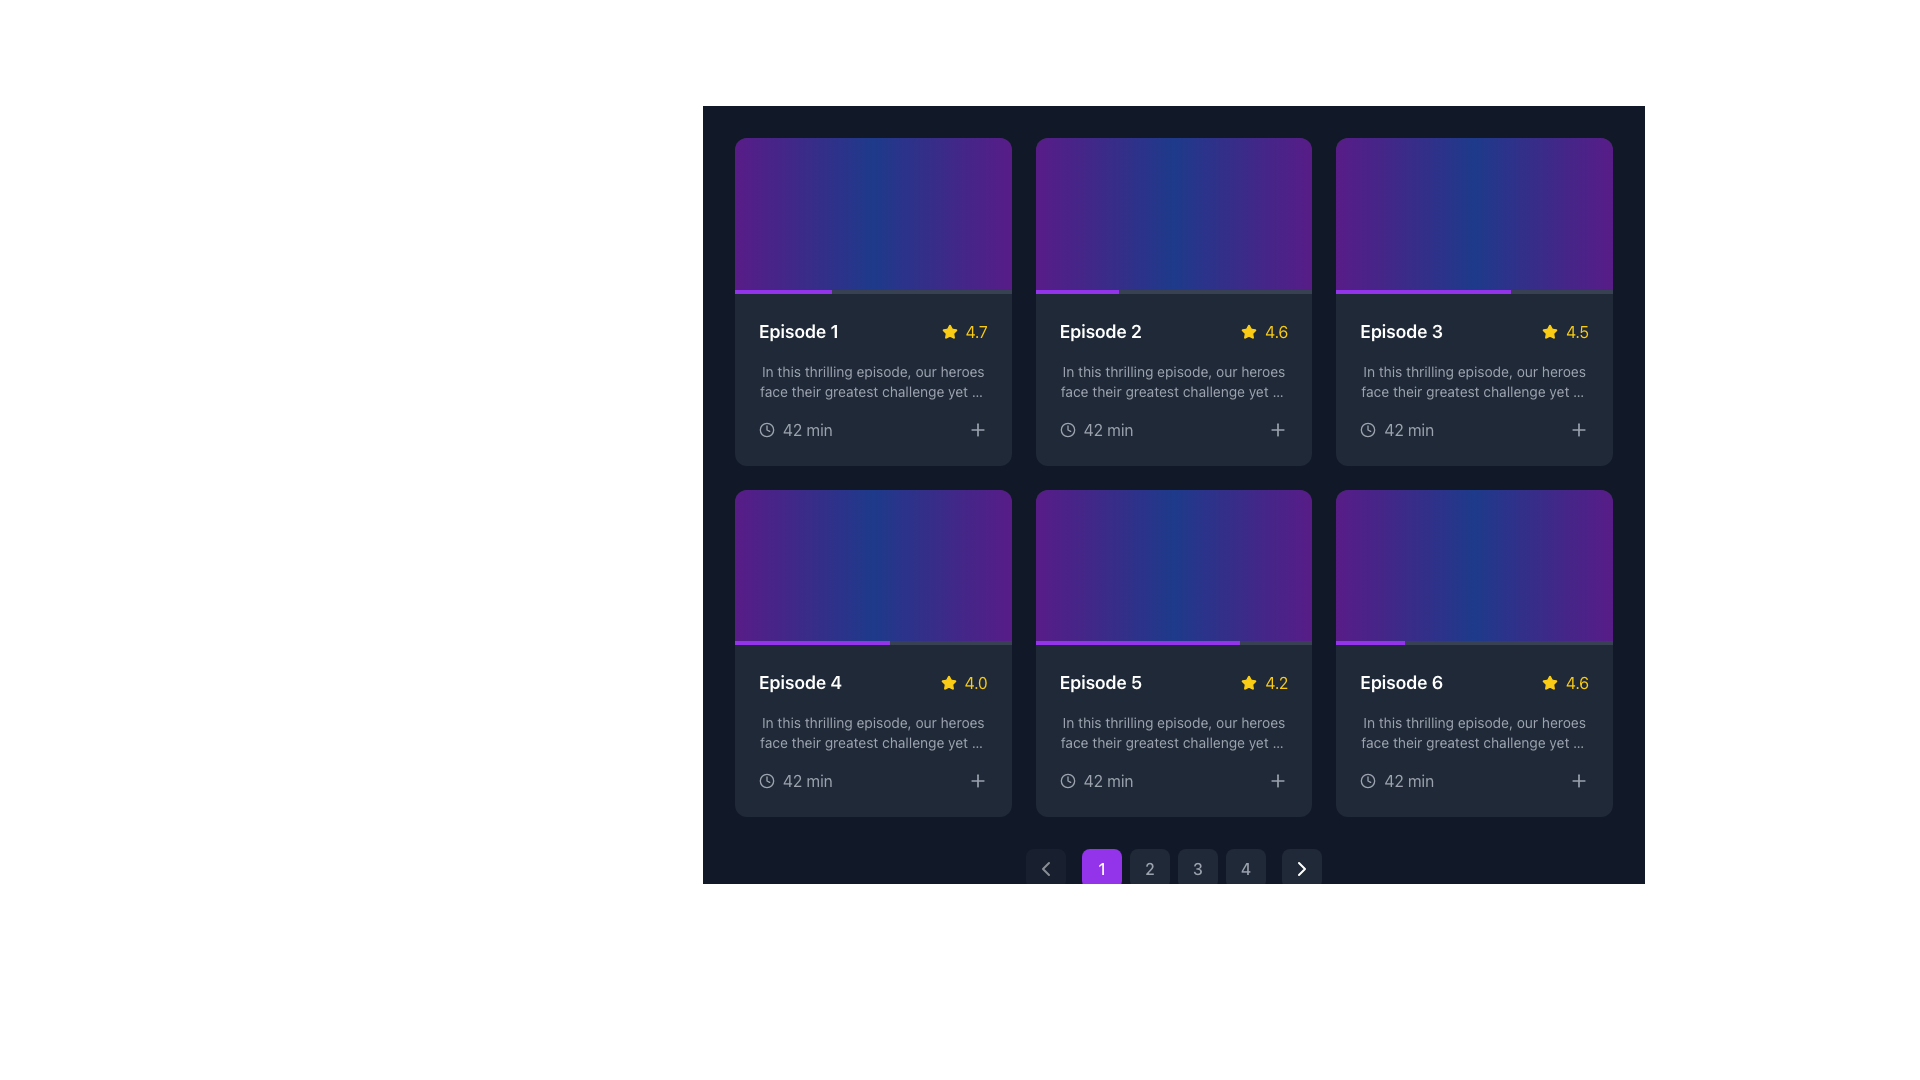 The height and width of the screenshot is (1080, 1920). Describe the element at coordinates (812, 643) in the screenshot. I see `the progress indication represented by the filled segment of the progress bar for 'Episode 4' located at the bottom of the card` at that location.